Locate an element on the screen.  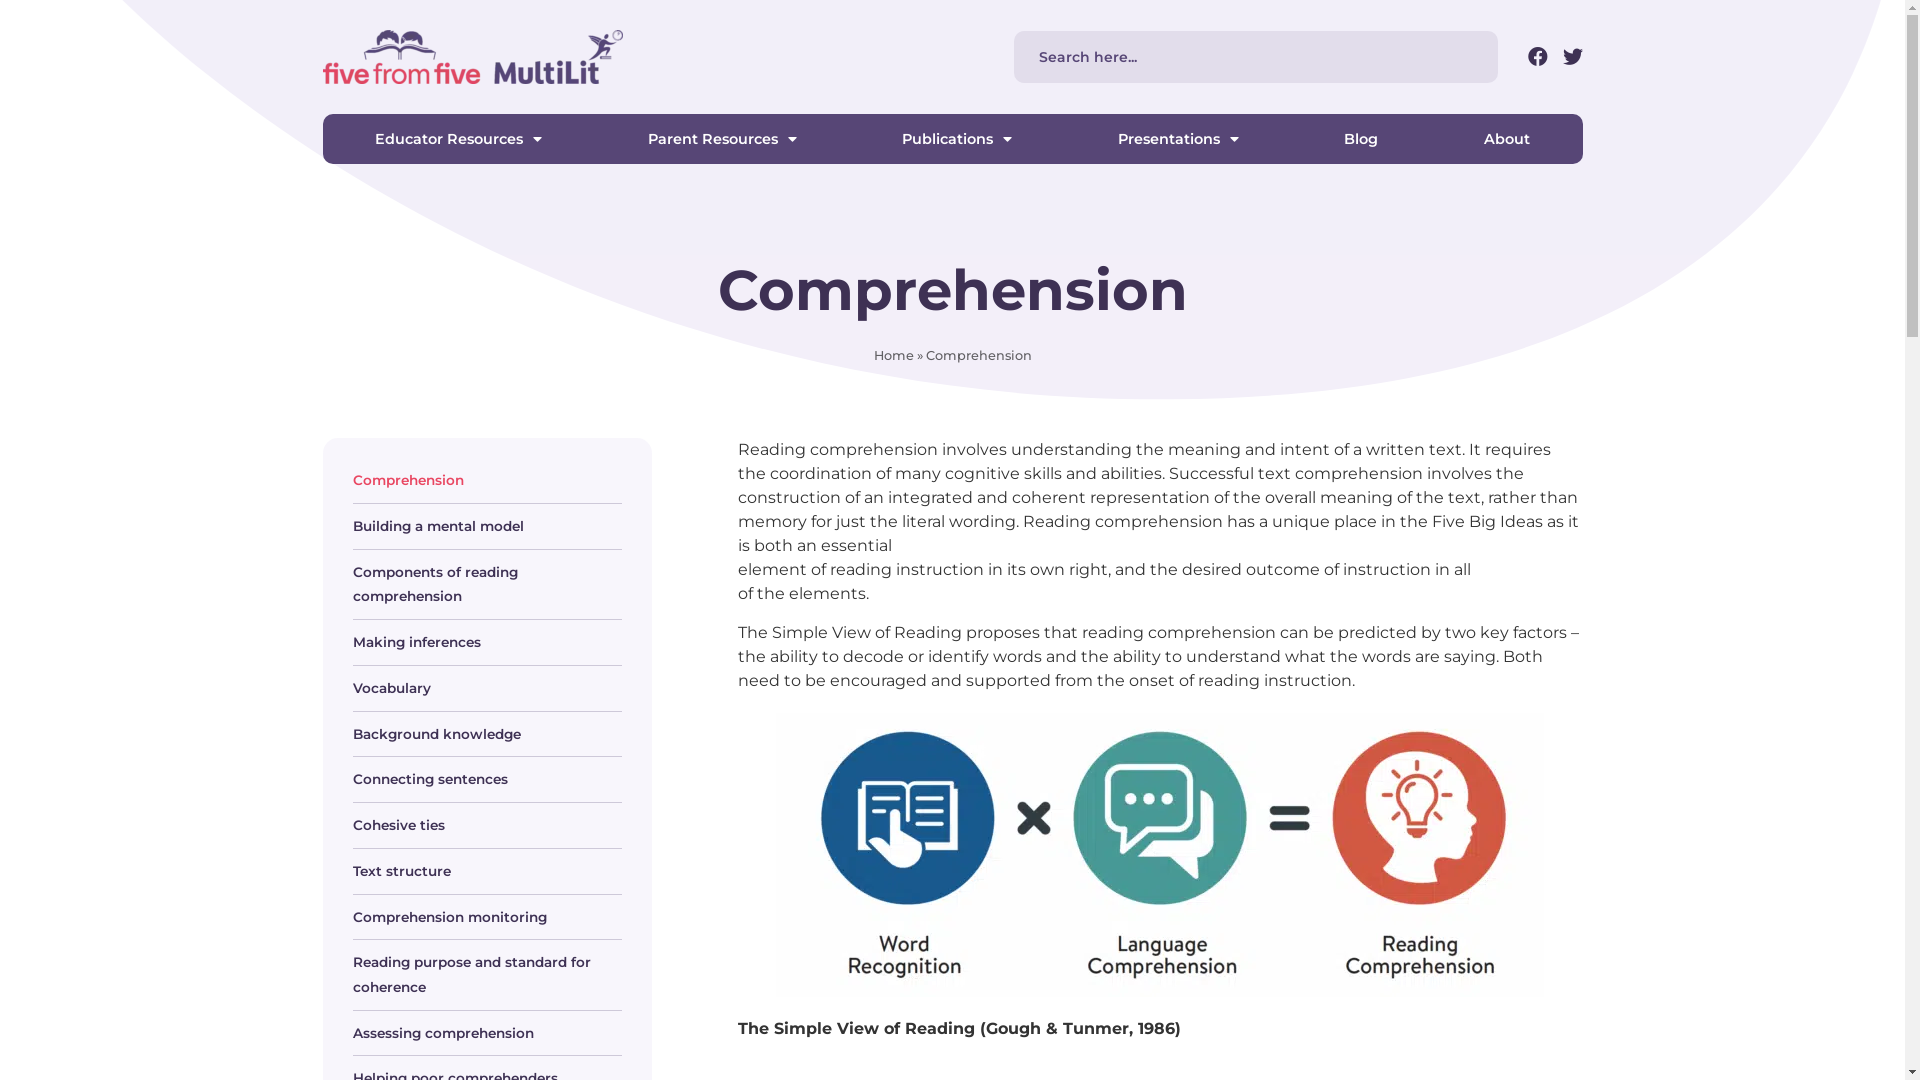
'Parent Resources' is located at coordinates (721, 137).